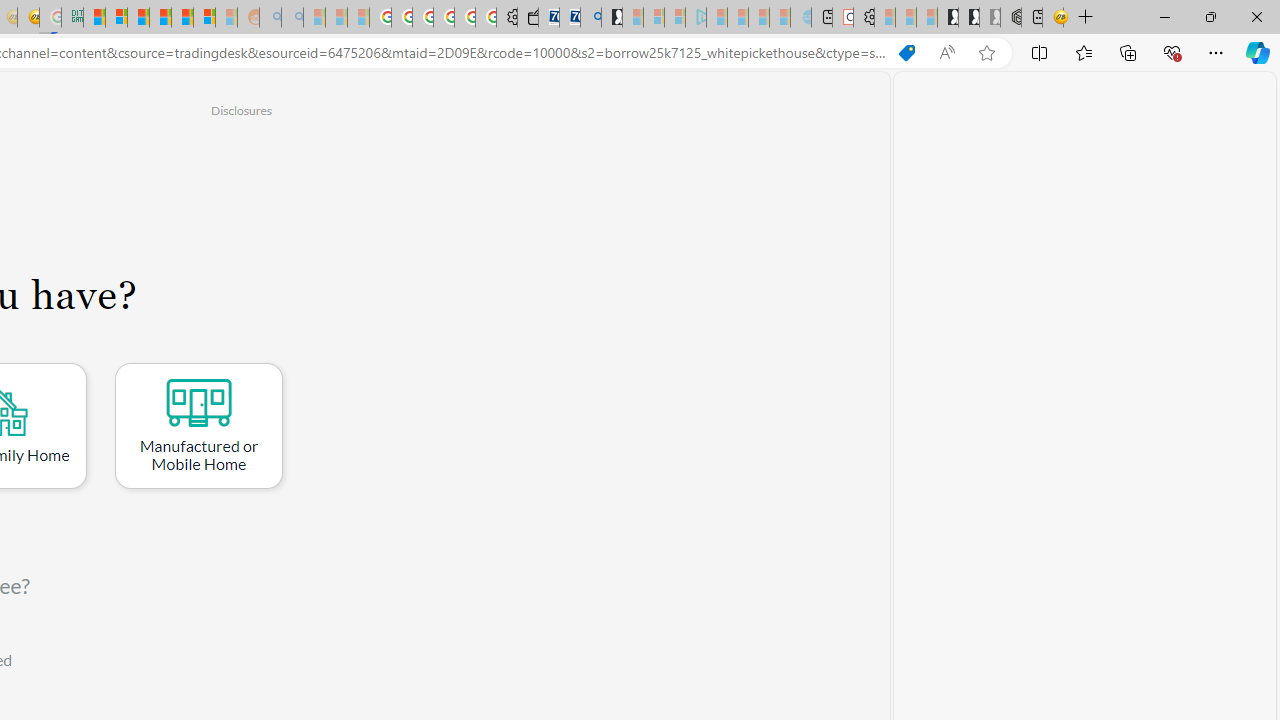 The width and height of the screenshot is (1280, 720). What do you see at coordinates (528, 17) in the screenshot?
I see `'Wallet'` at bounding box center [528, 17].